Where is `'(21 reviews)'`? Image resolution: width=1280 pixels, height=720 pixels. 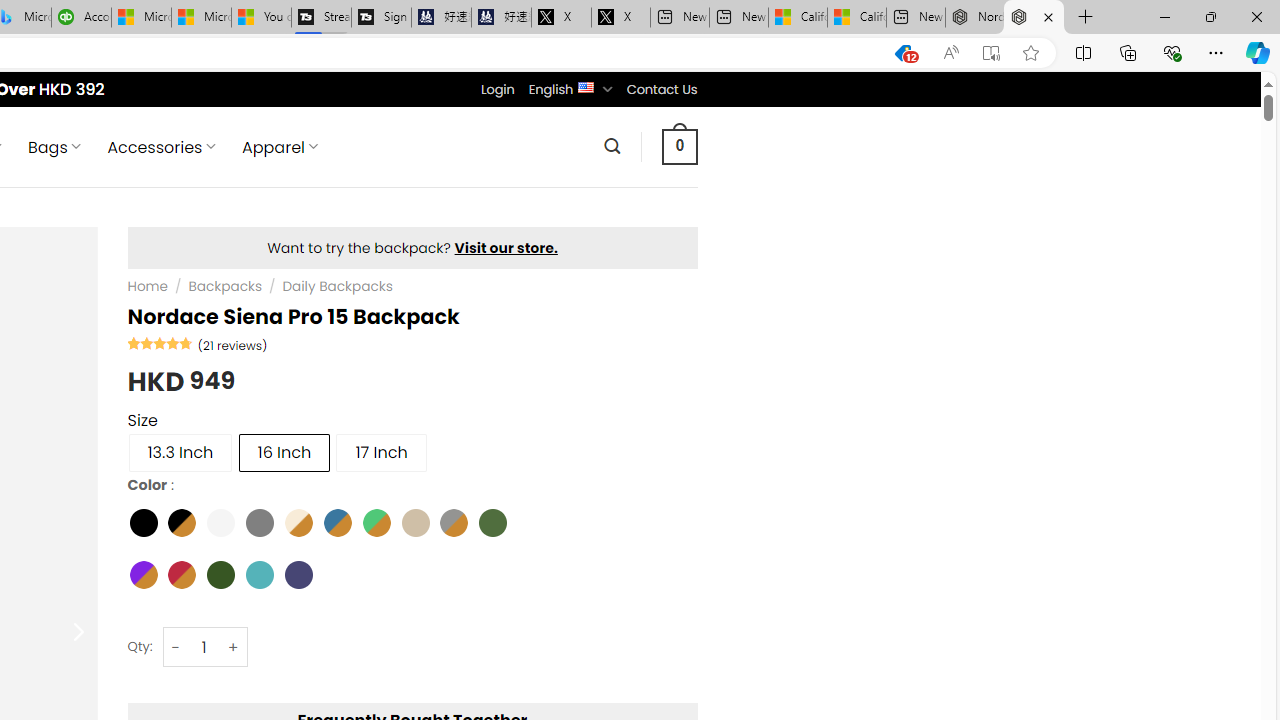 '(21 reviews)' is located at coordinates (232, 343).